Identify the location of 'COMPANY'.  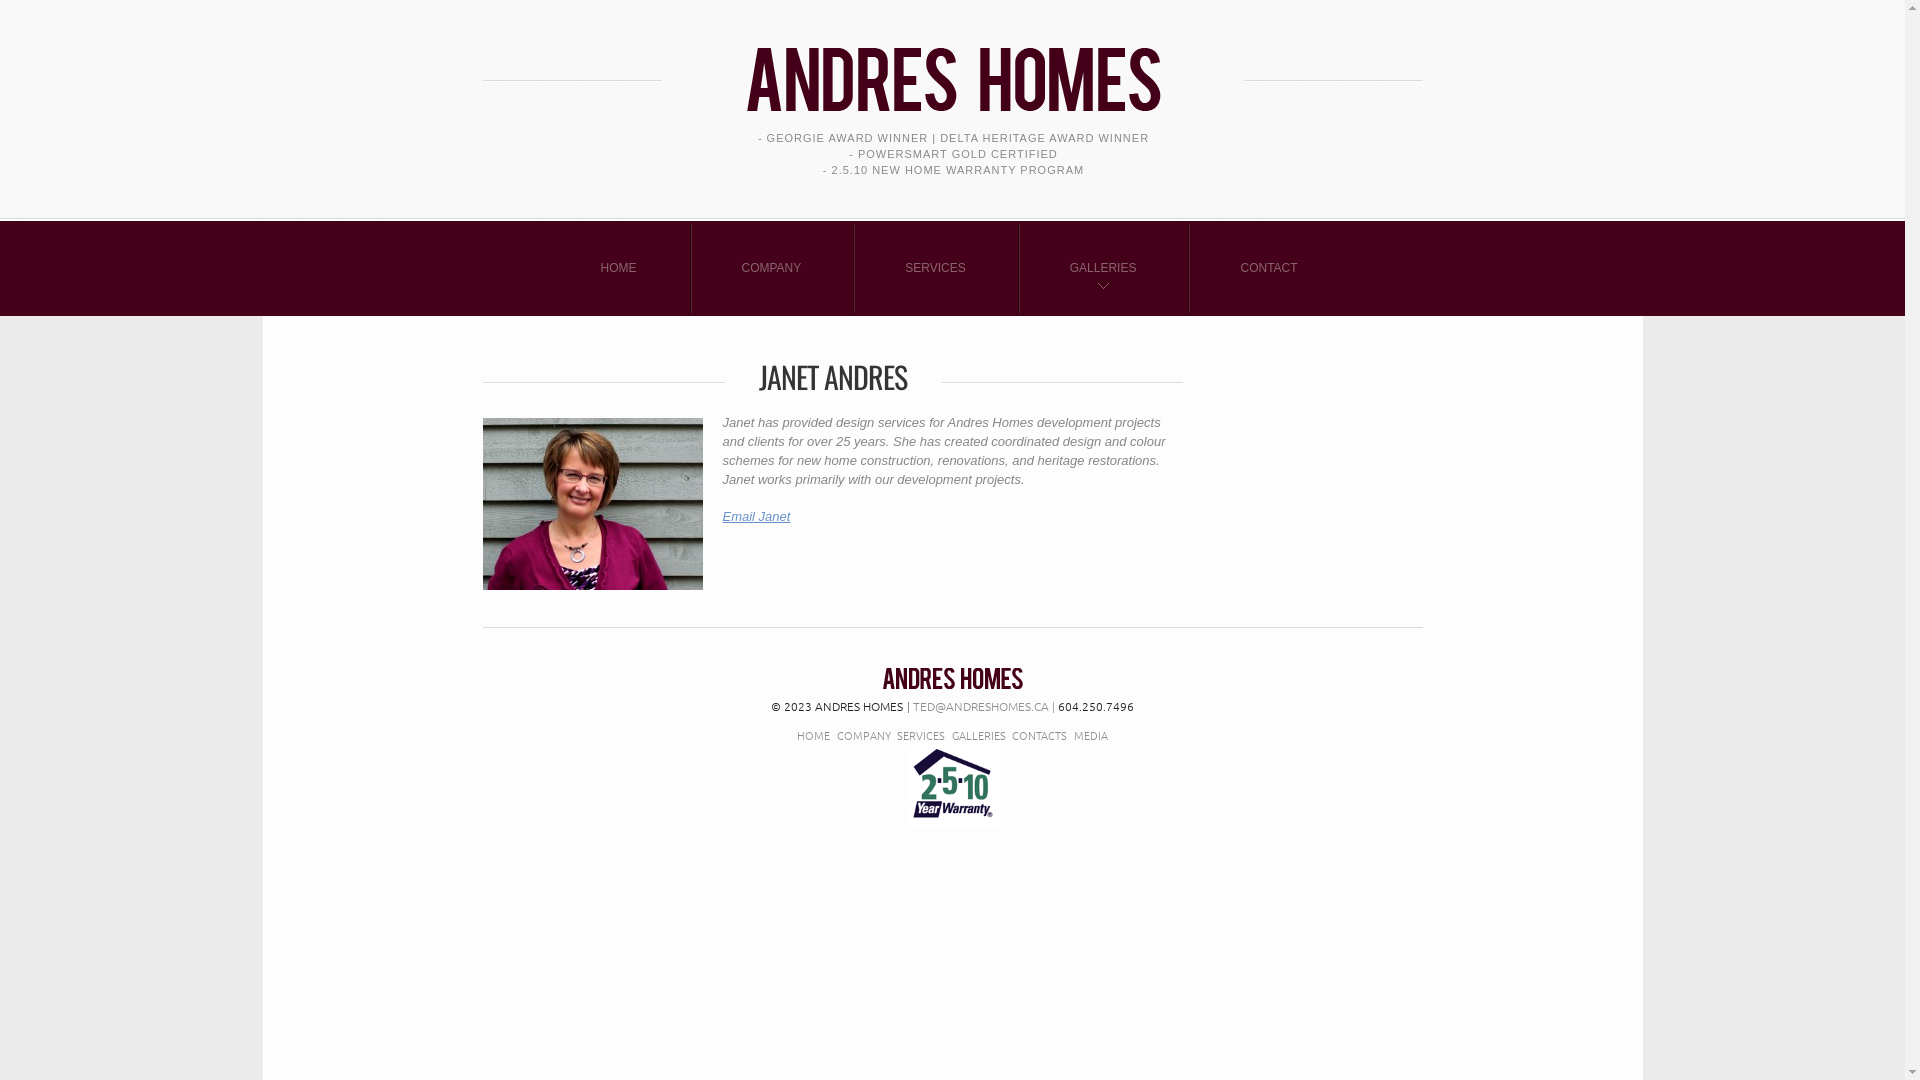
(864, 735).